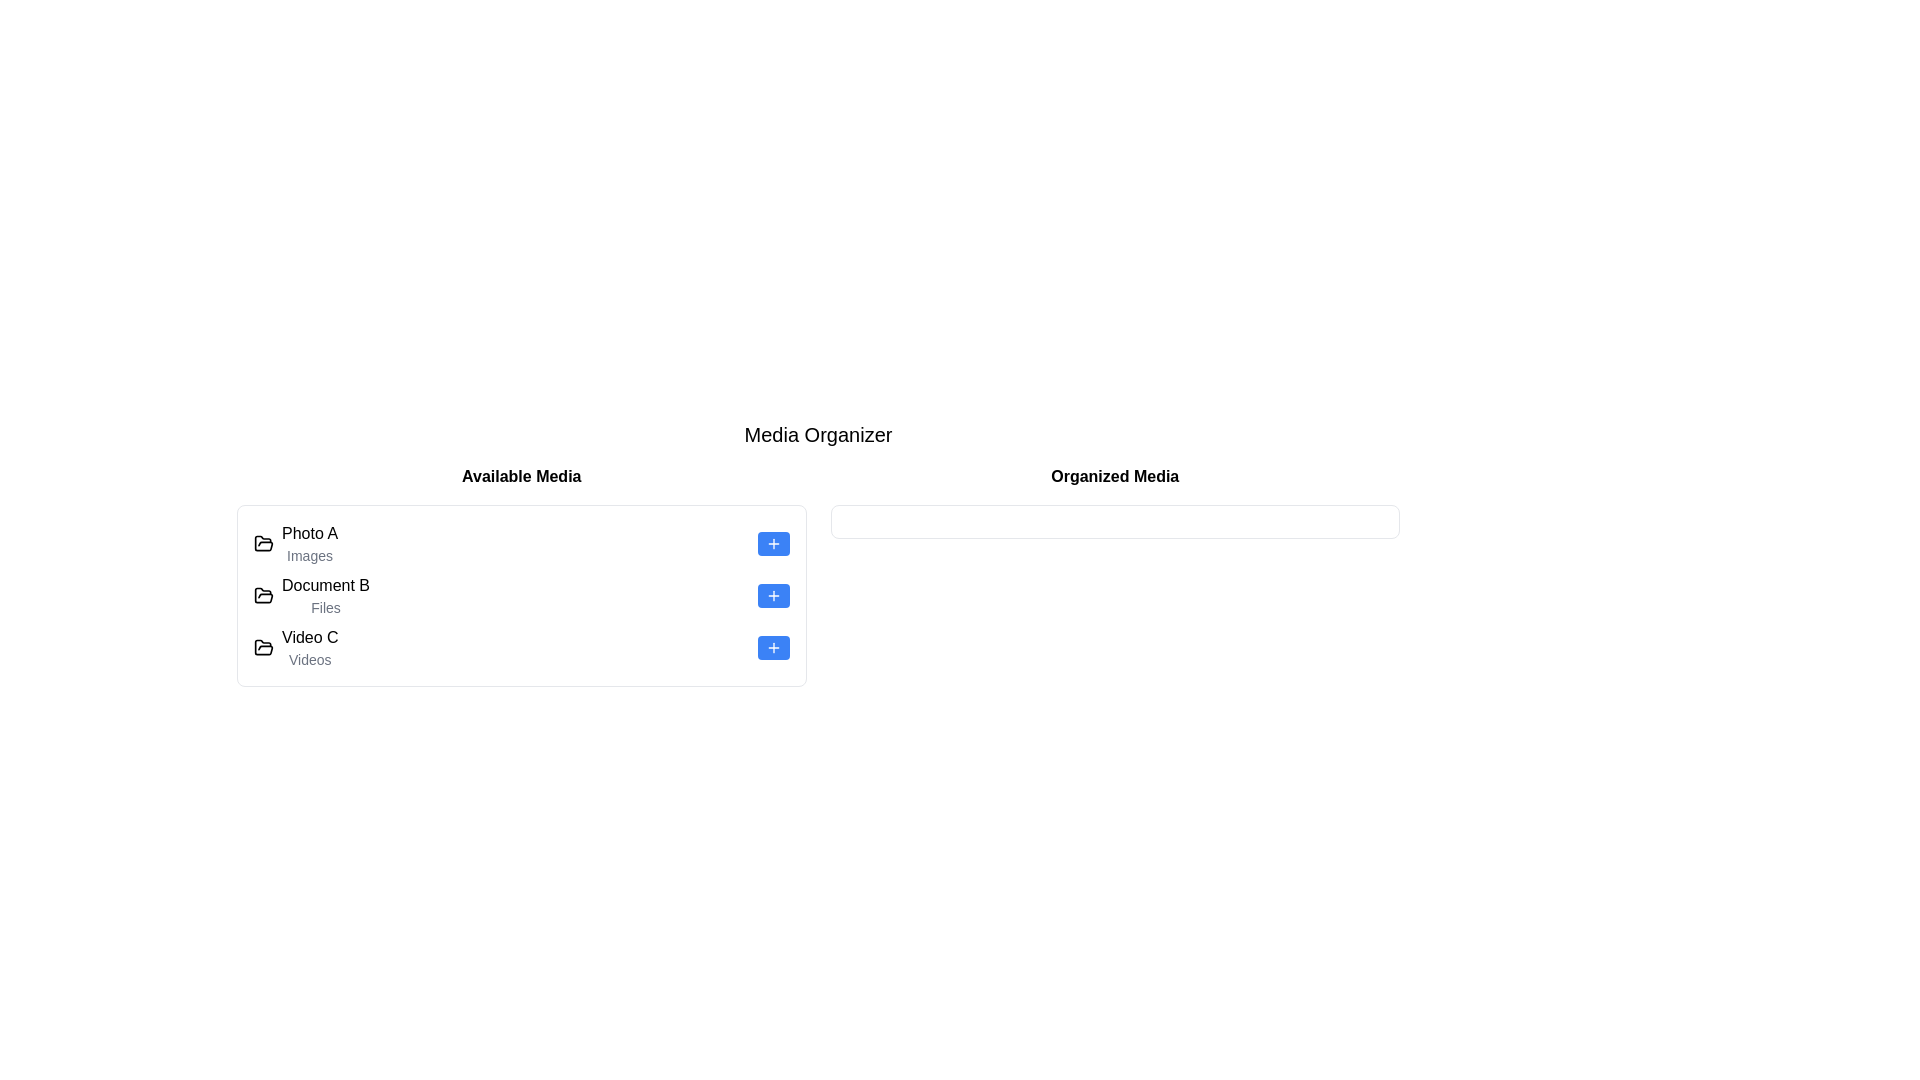  I want to click on the plus icon located within the third blue button in the vertical list of buttons under the 'Available Media' section, so click(772, 648).